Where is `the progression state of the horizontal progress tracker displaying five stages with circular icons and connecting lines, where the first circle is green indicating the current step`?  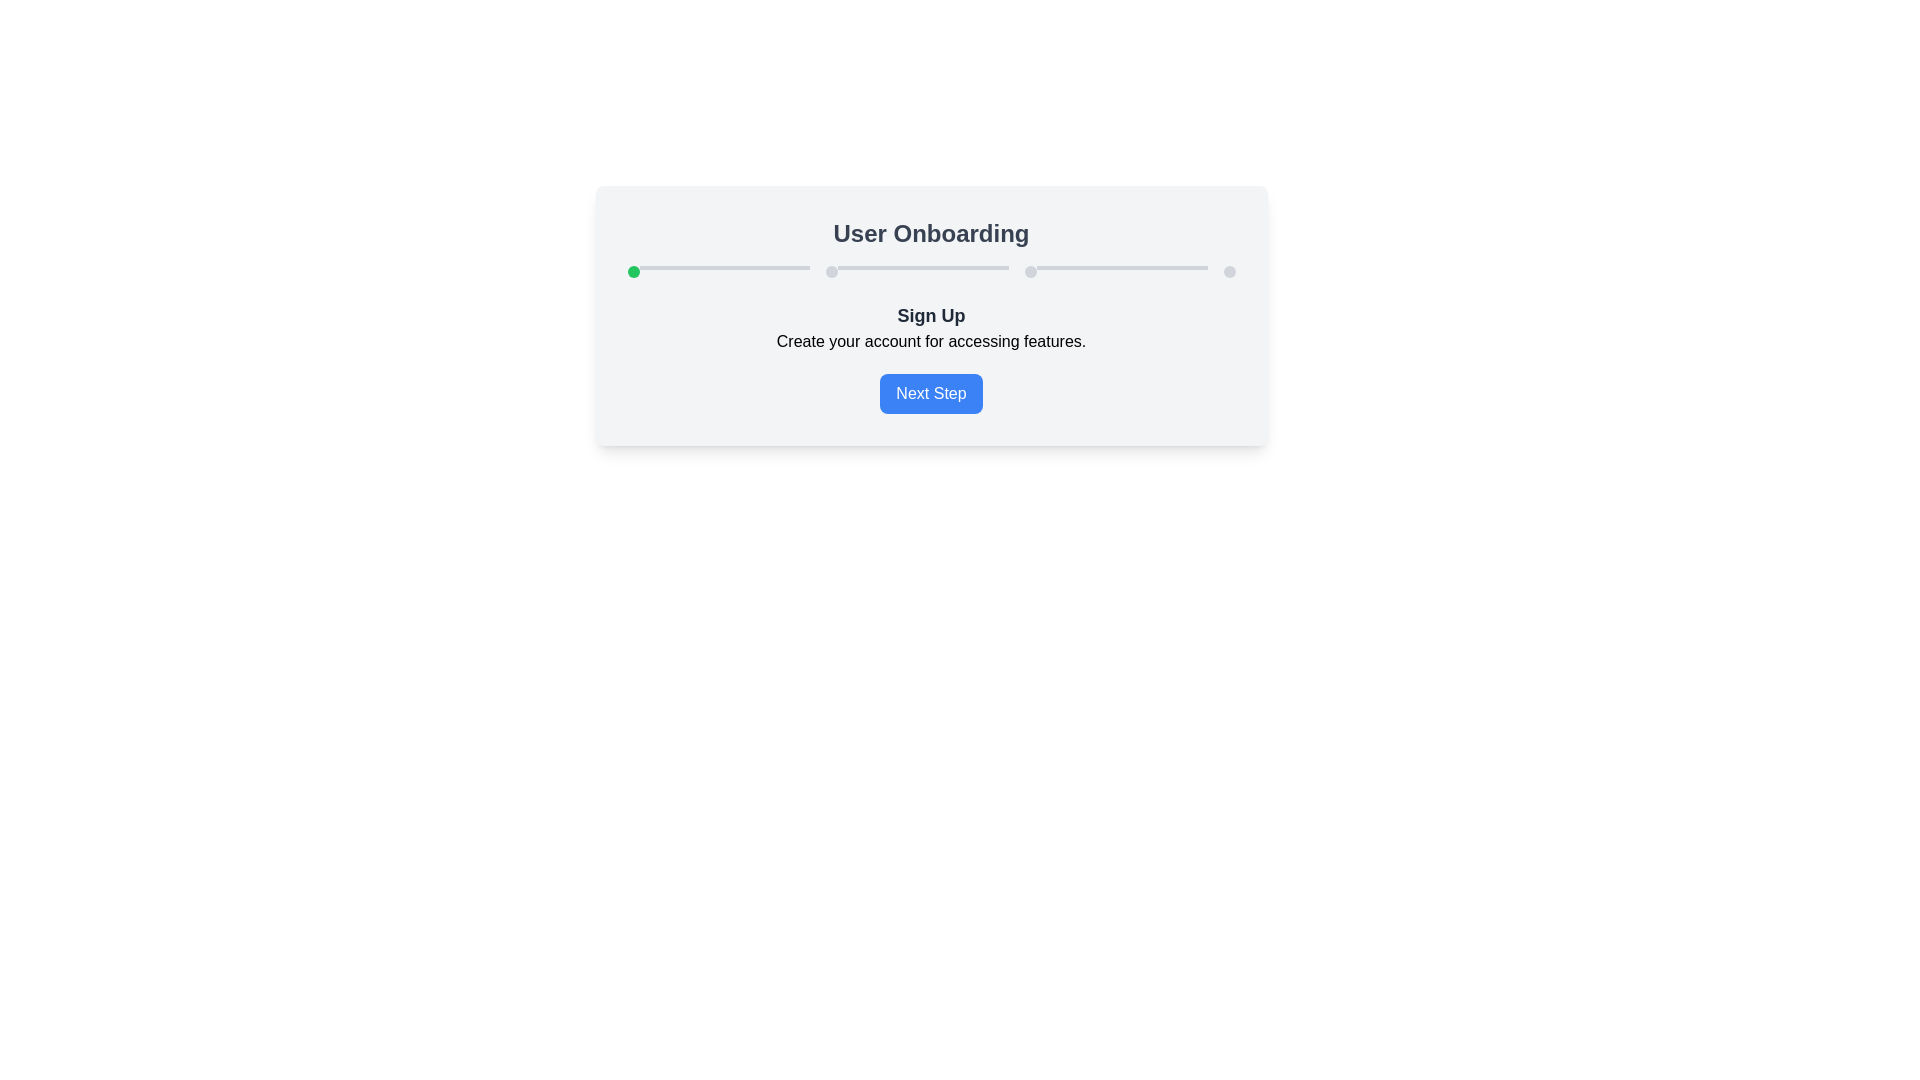 the progression state of the horizontal progress tracker displaying five stages with circular icons and connecting lines, where the first circle is green indicating the current step is located at coordinates (930, 272).